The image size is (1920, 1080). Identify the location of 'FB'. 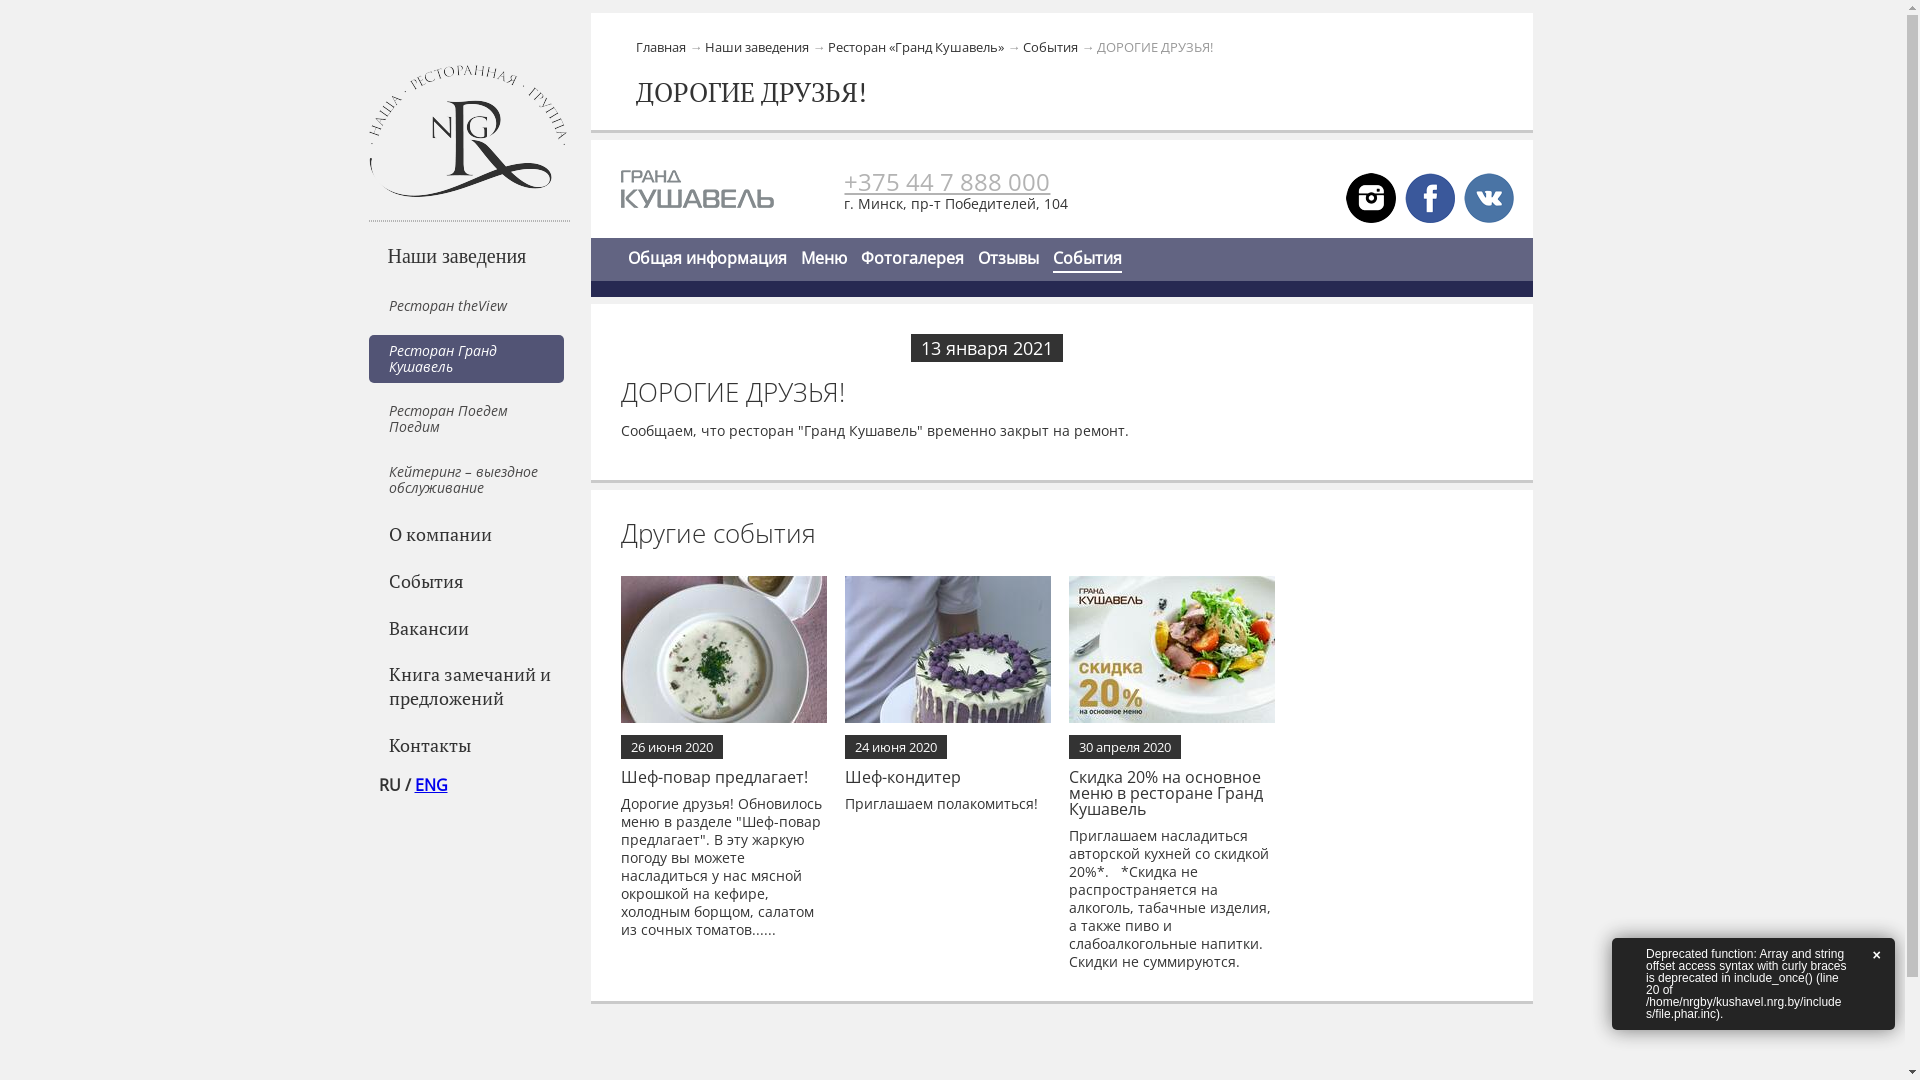
(1404, 196).